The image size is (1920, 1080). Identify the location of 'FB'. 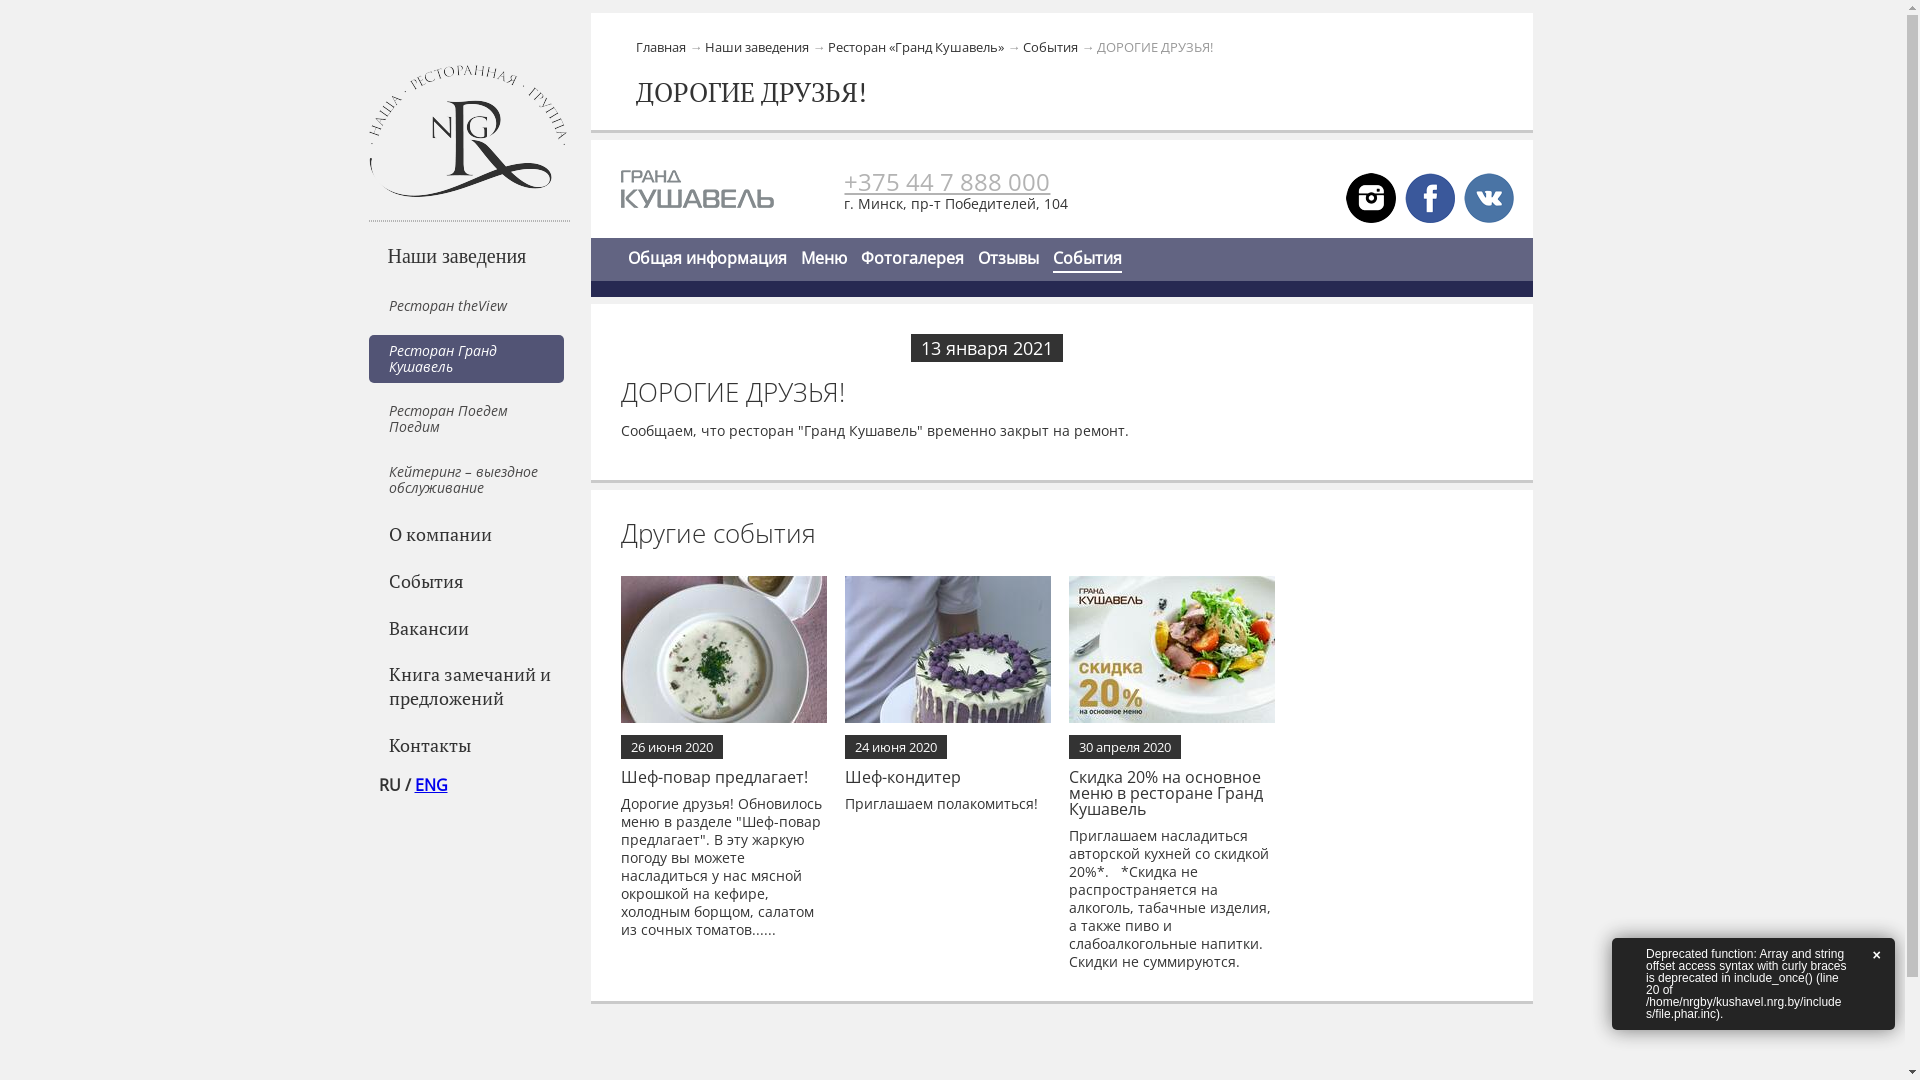
(1404, 196).